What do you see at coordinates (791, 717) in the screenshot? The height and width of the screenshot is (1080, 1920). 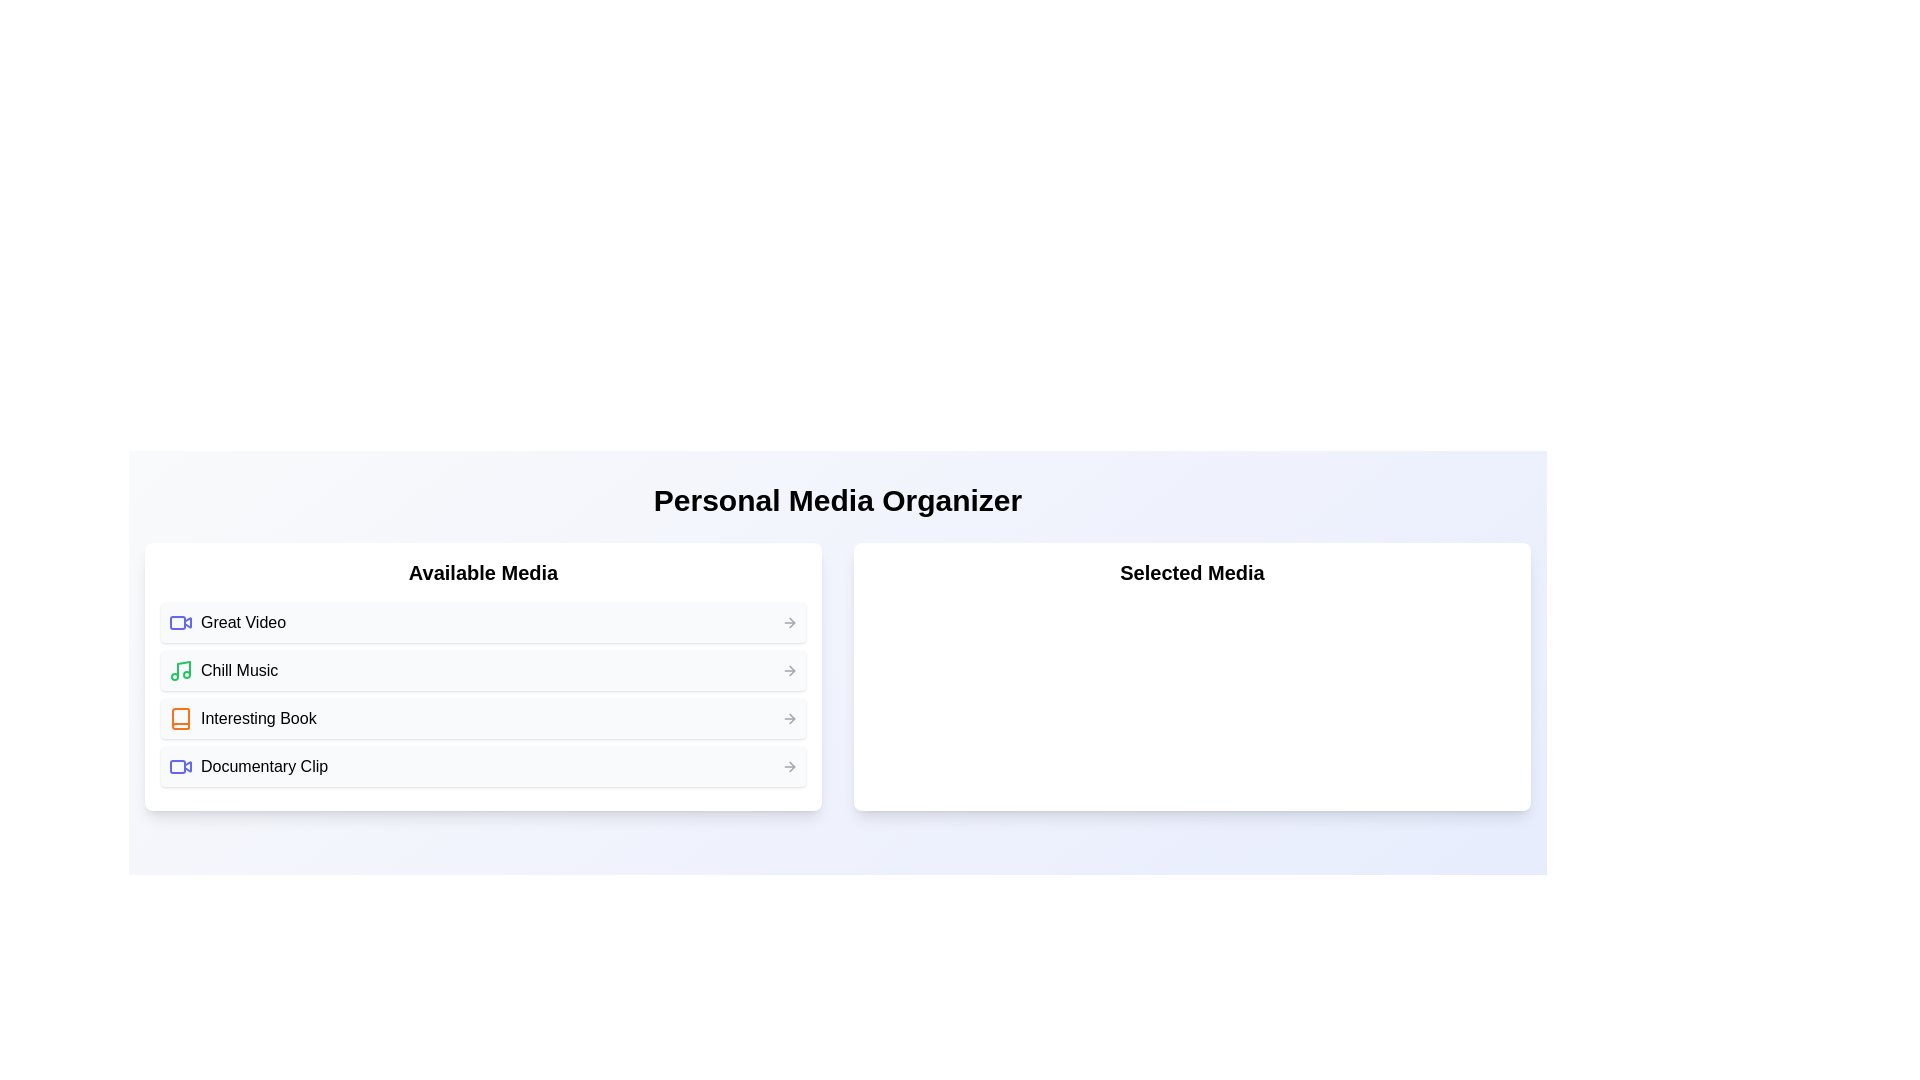 I see `the right-pointing arrow icon located on the right-hand side of the 'Interesting Book' interactive row in the 'Available Media' section` at bounding box center [791, 717].